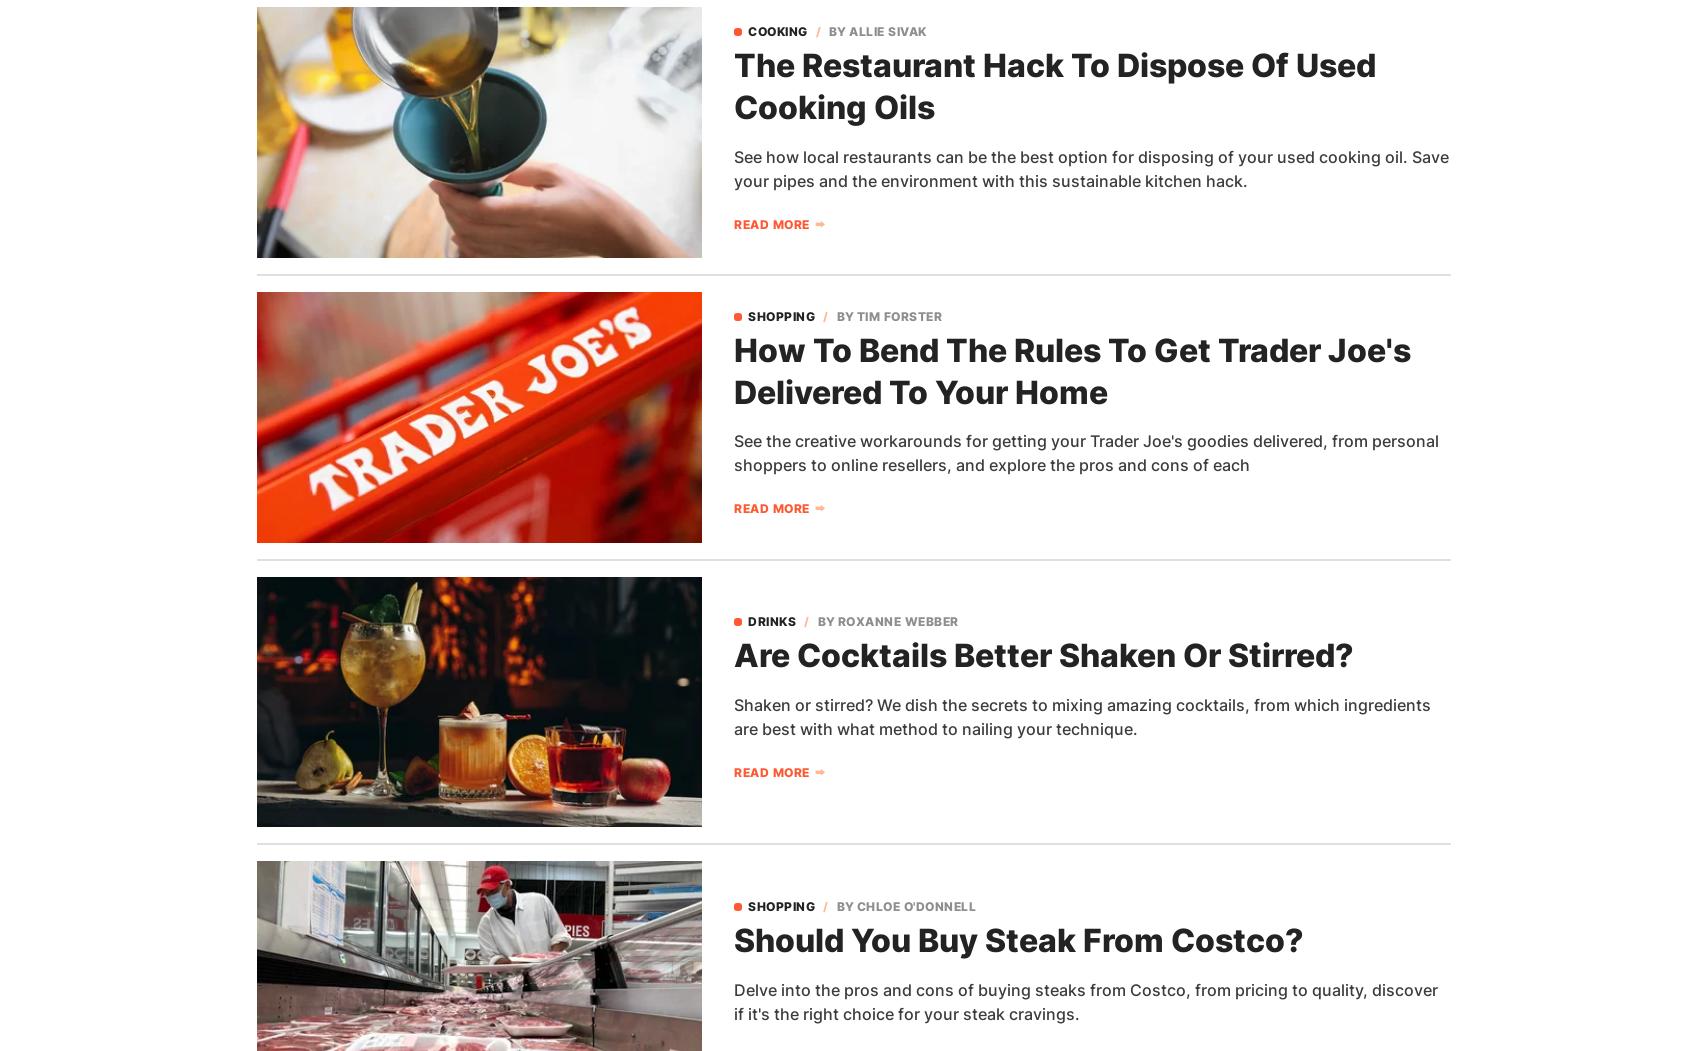 This screenshot has width=1707, height=1051. What do you see at coordinates (898, 314) in the screenshot?
I see `'Tim Forster'` at bounding box center [898, 314].